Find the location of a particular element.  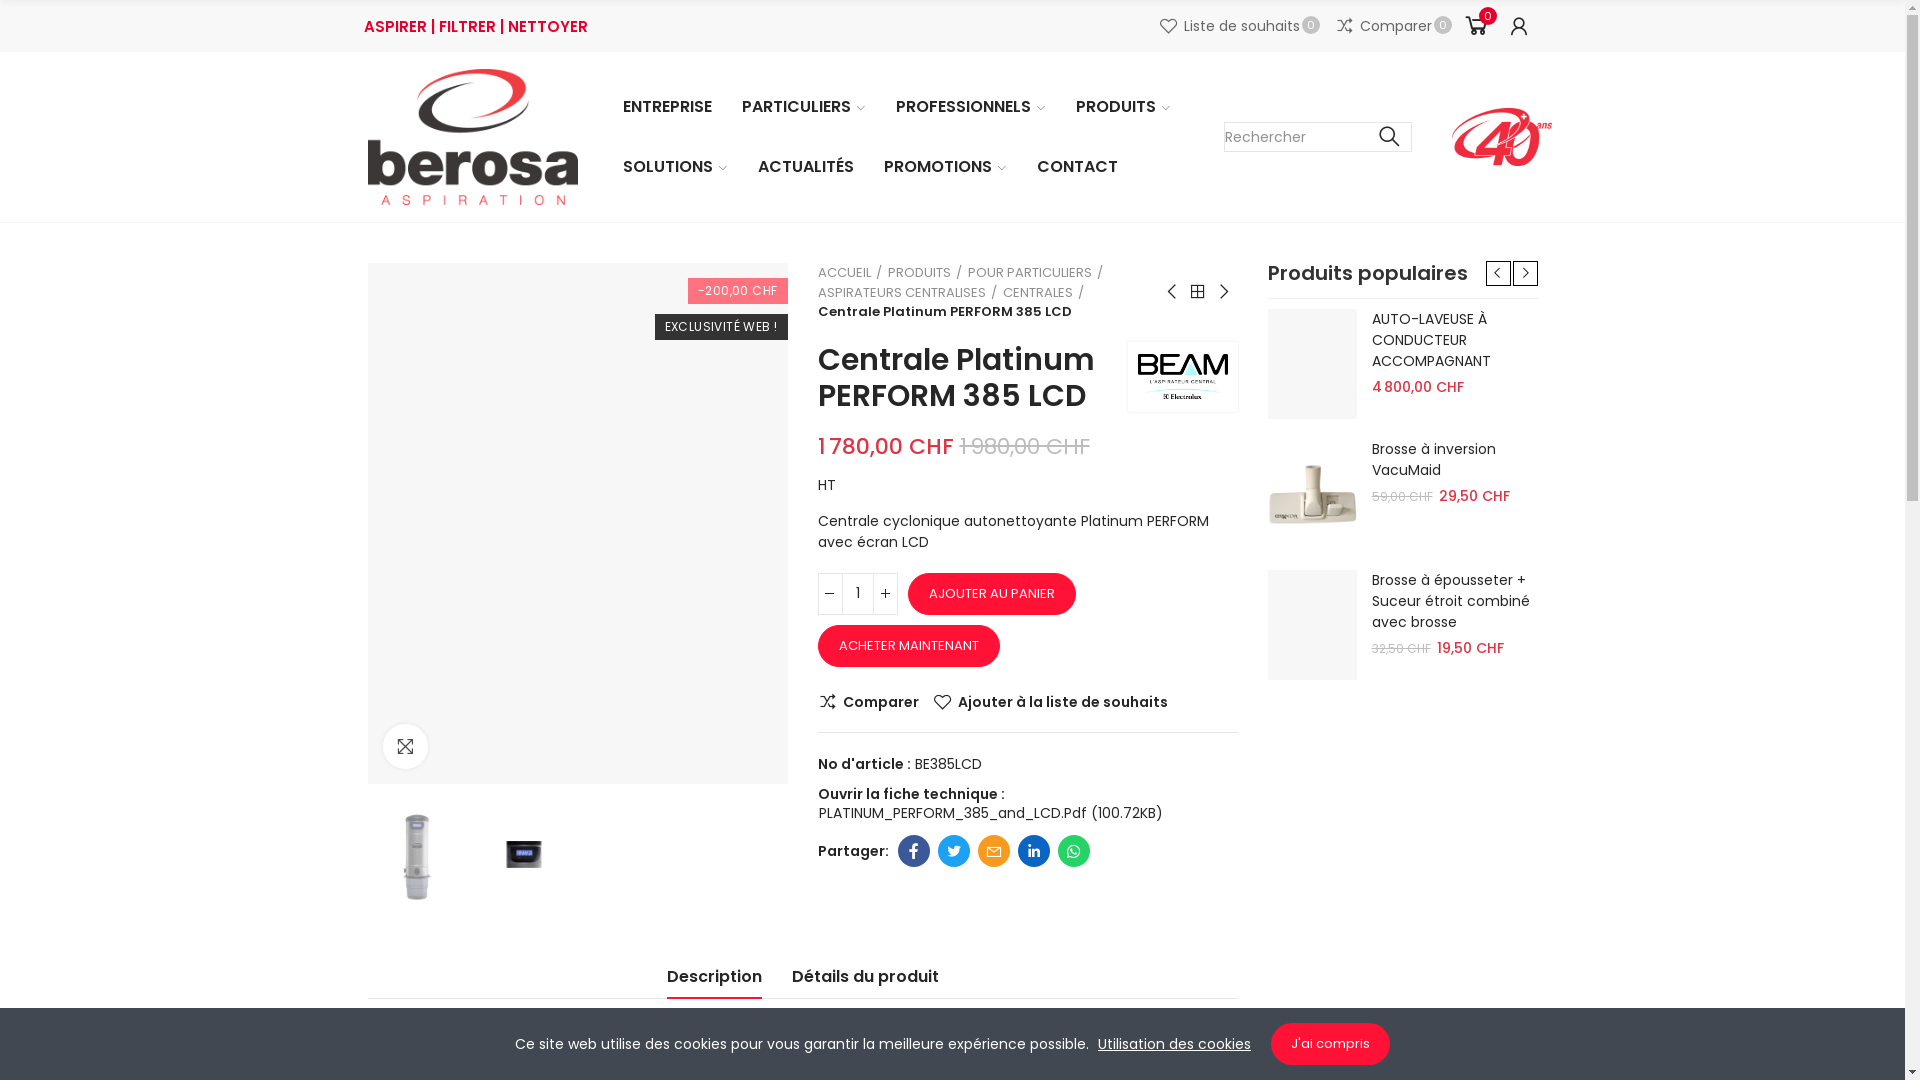

'ACCUEIL' is located at coordinates (849, 273).